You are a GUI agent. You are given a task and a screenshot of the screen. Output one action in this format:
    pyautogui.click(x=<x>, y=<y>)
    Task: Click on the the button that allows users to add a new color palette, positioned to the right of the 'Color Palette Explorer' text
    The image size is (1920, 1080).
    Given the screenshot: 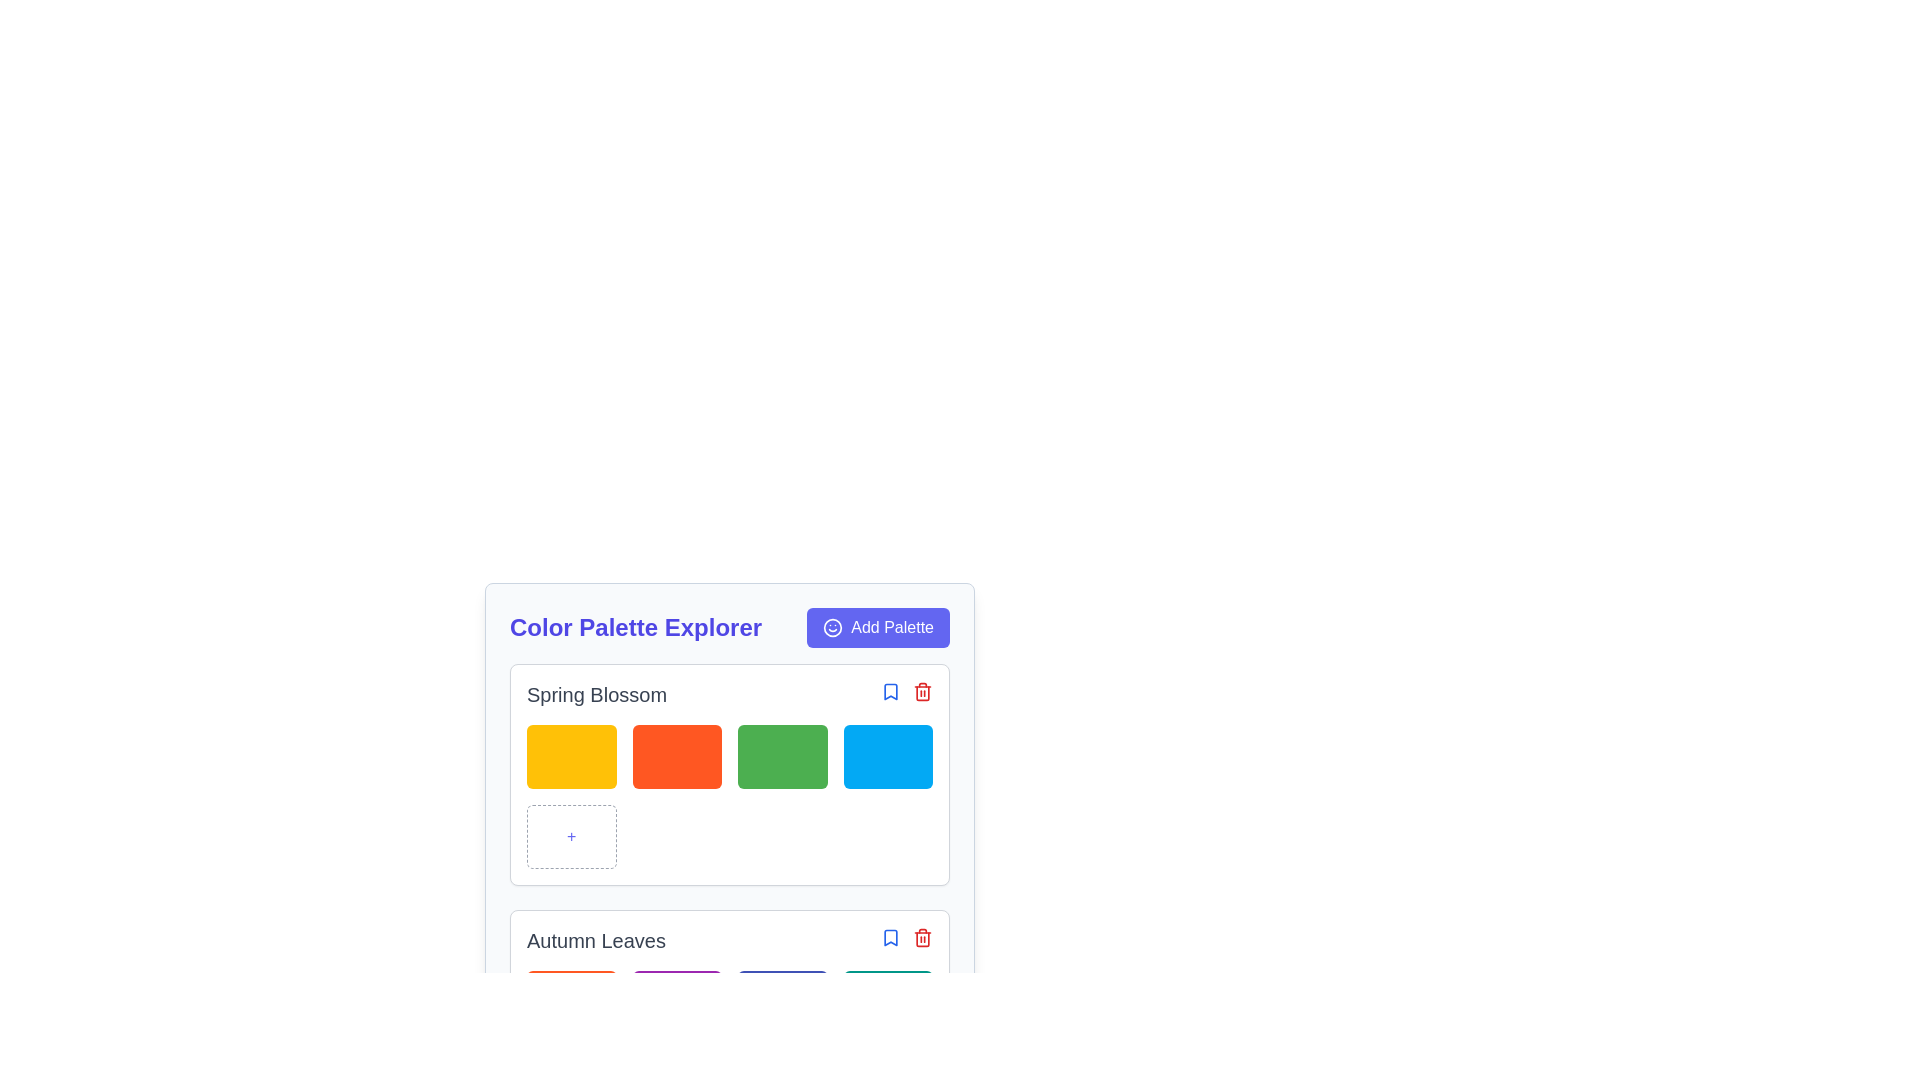 What is the action you would take?
    pyautogui.click(x=878, y=627)
    